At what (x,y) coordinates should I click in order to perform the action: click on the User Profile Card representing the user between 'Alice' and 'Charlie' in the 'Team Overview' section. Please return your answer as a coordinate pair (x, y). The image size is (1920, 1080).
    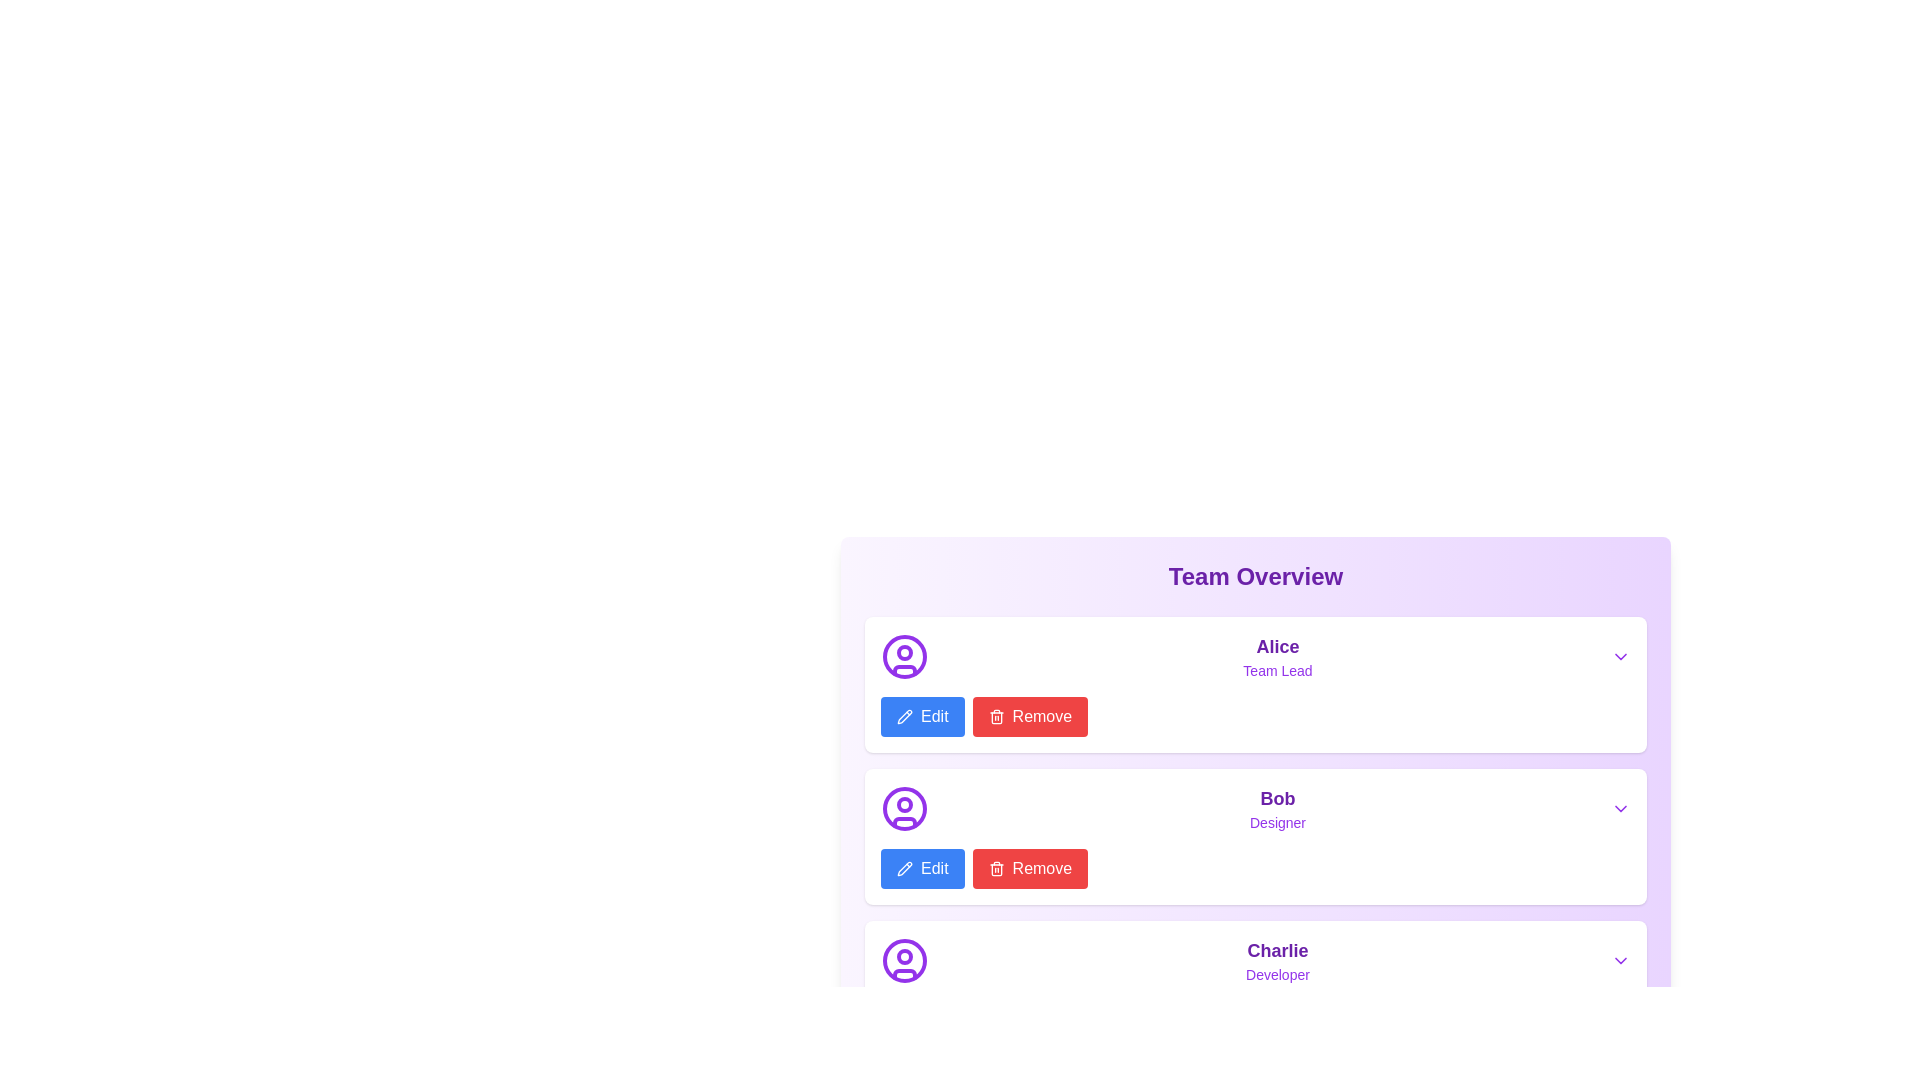
    Looking at the image, I should click on (1255, 837).